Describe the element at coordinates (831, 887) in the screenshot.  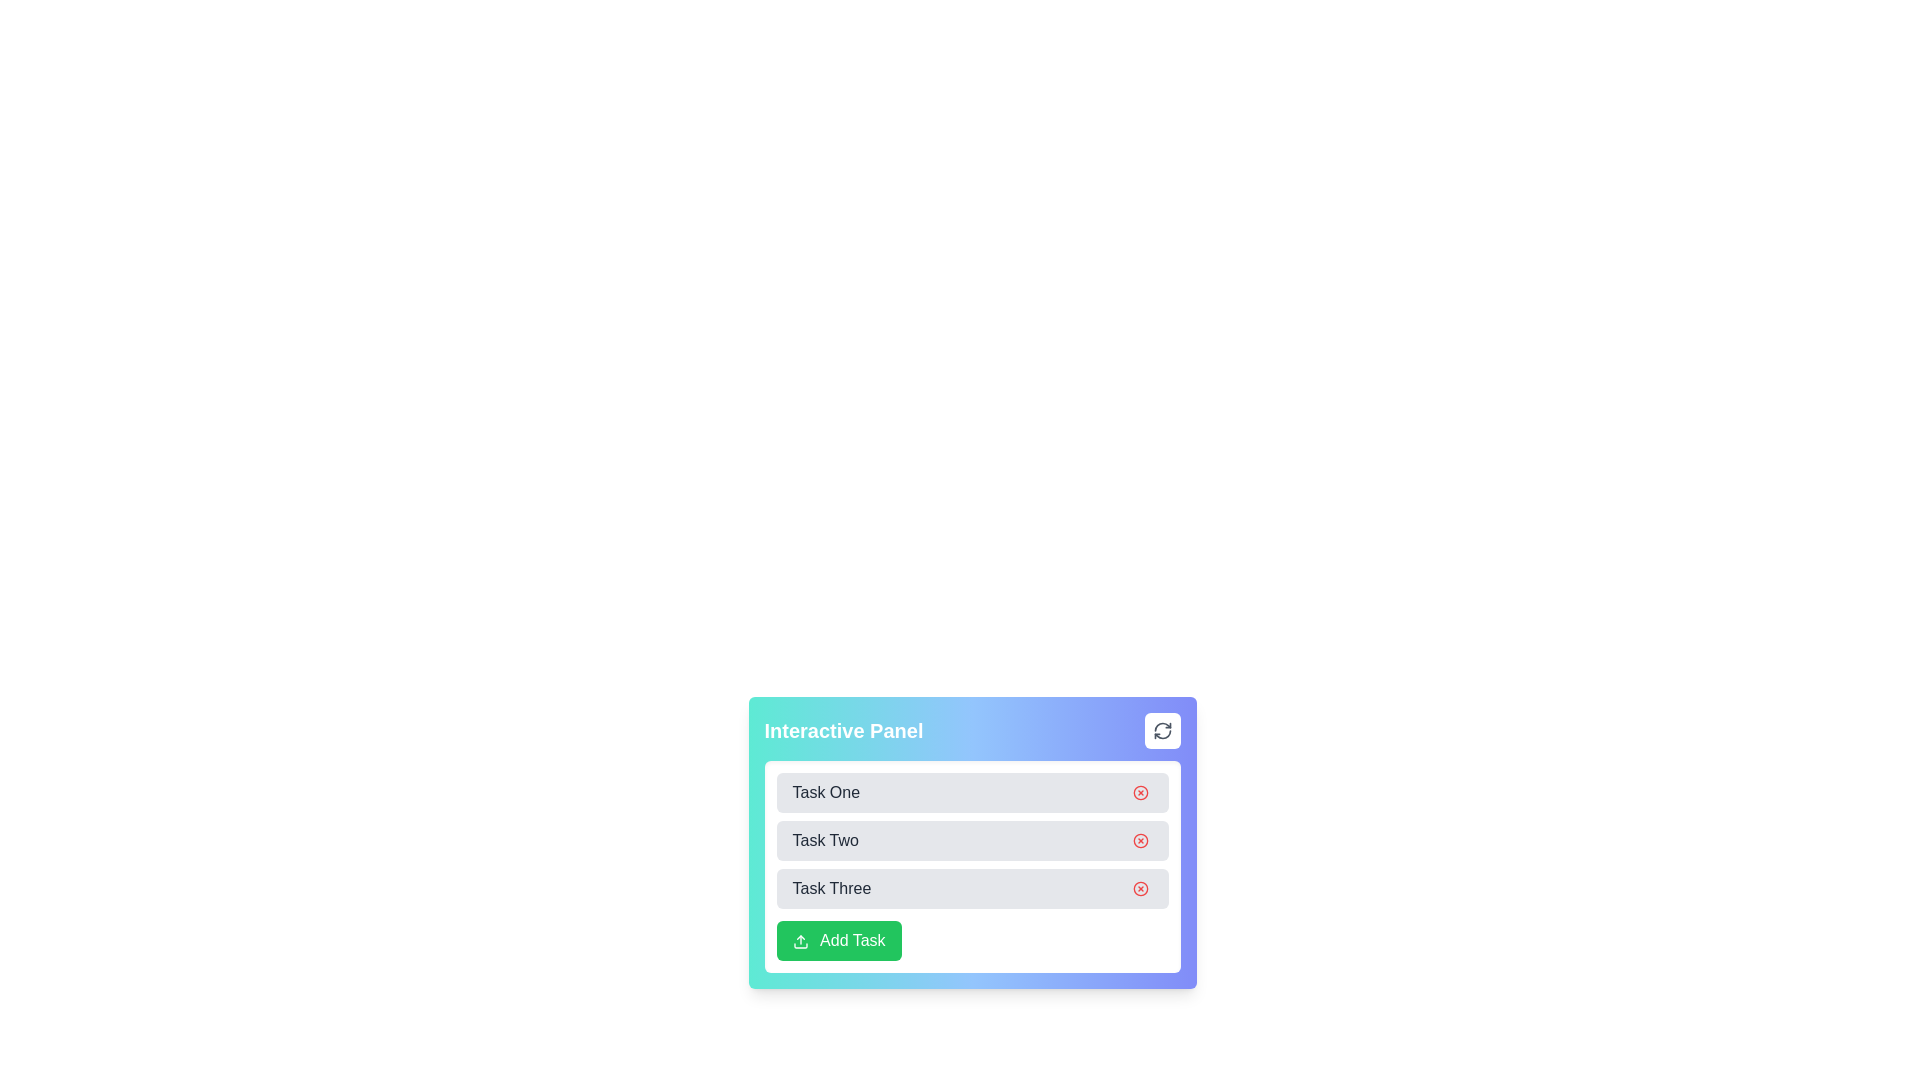
I see `text of the Text Label representing the third task in the list, which is located below 'Task Two' and above the 'Add Task' button in the 'Interactive Panel'` at that location.